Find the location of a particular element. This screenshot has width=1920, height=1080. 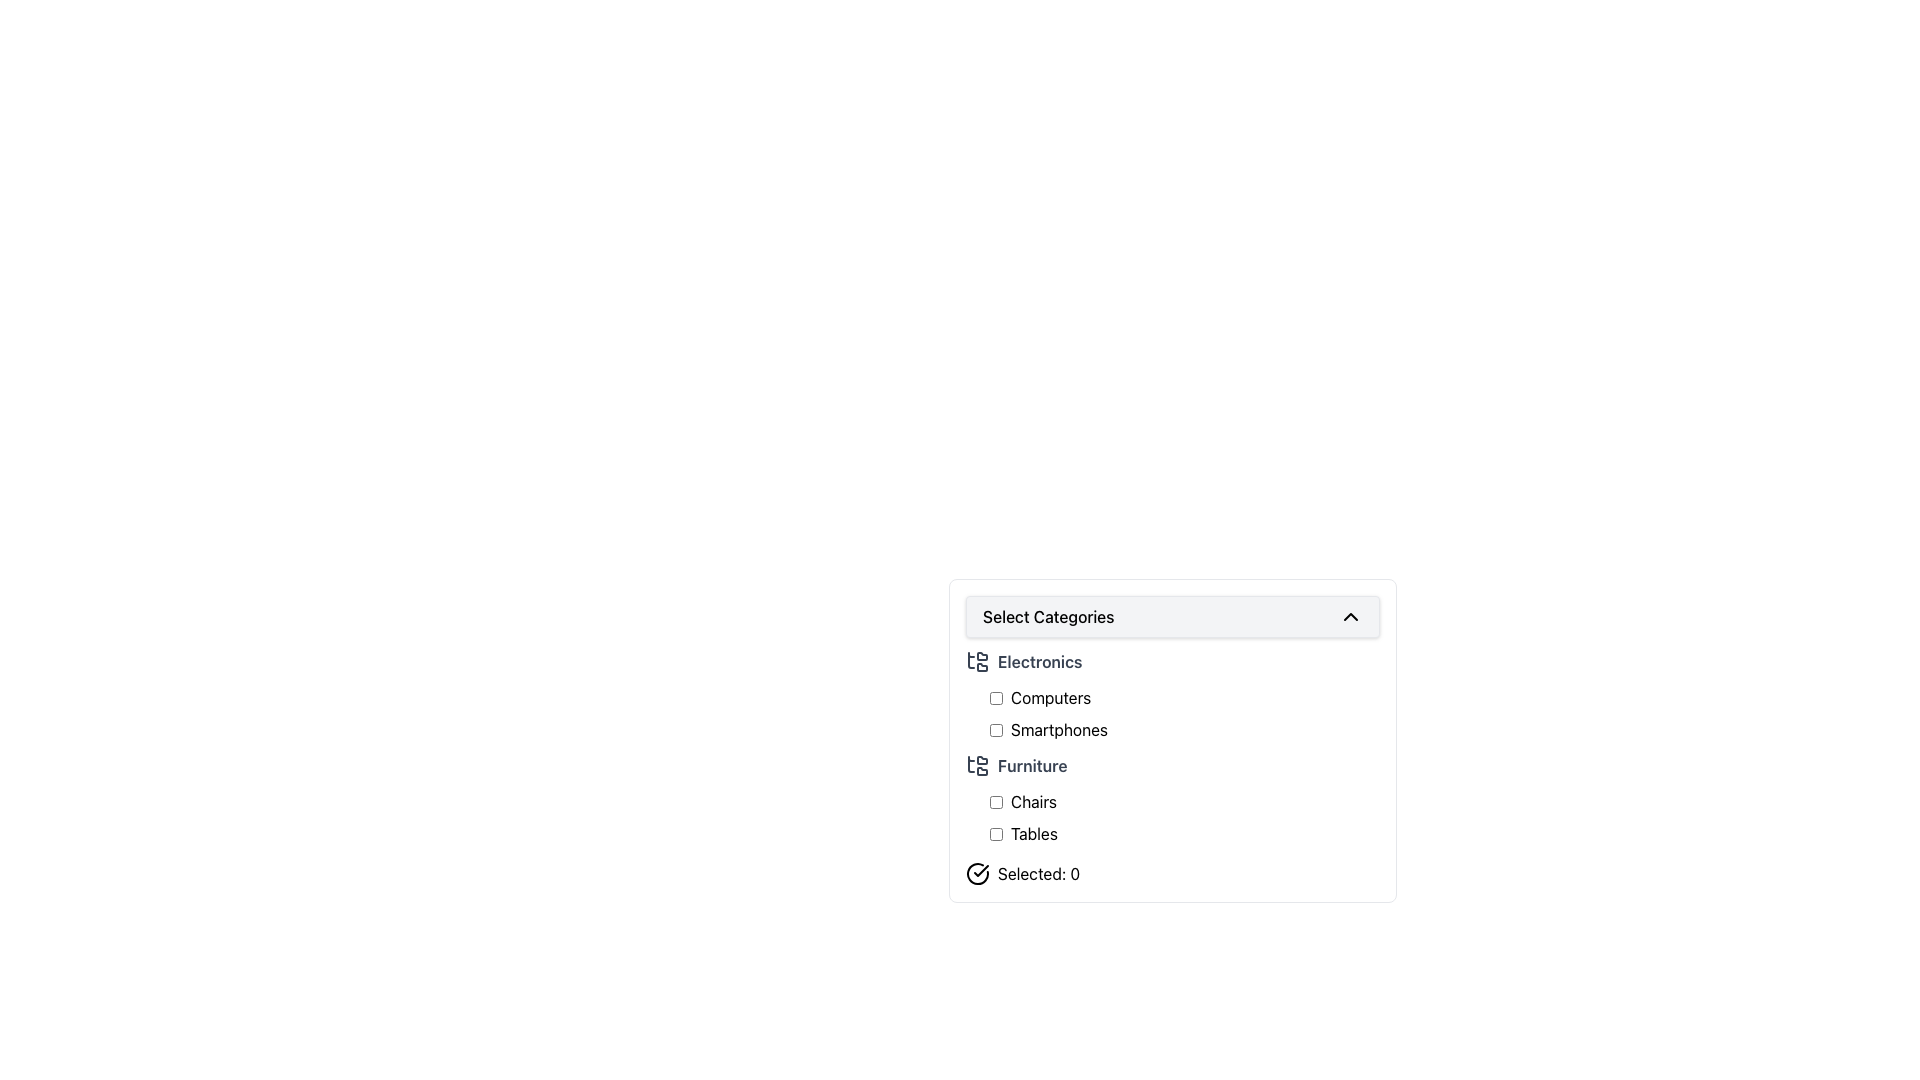

the text label reading 'Smartphones' which is aligned with a checkbox to its left in the 'Electronics' section is located at coordinates (1058, 729).